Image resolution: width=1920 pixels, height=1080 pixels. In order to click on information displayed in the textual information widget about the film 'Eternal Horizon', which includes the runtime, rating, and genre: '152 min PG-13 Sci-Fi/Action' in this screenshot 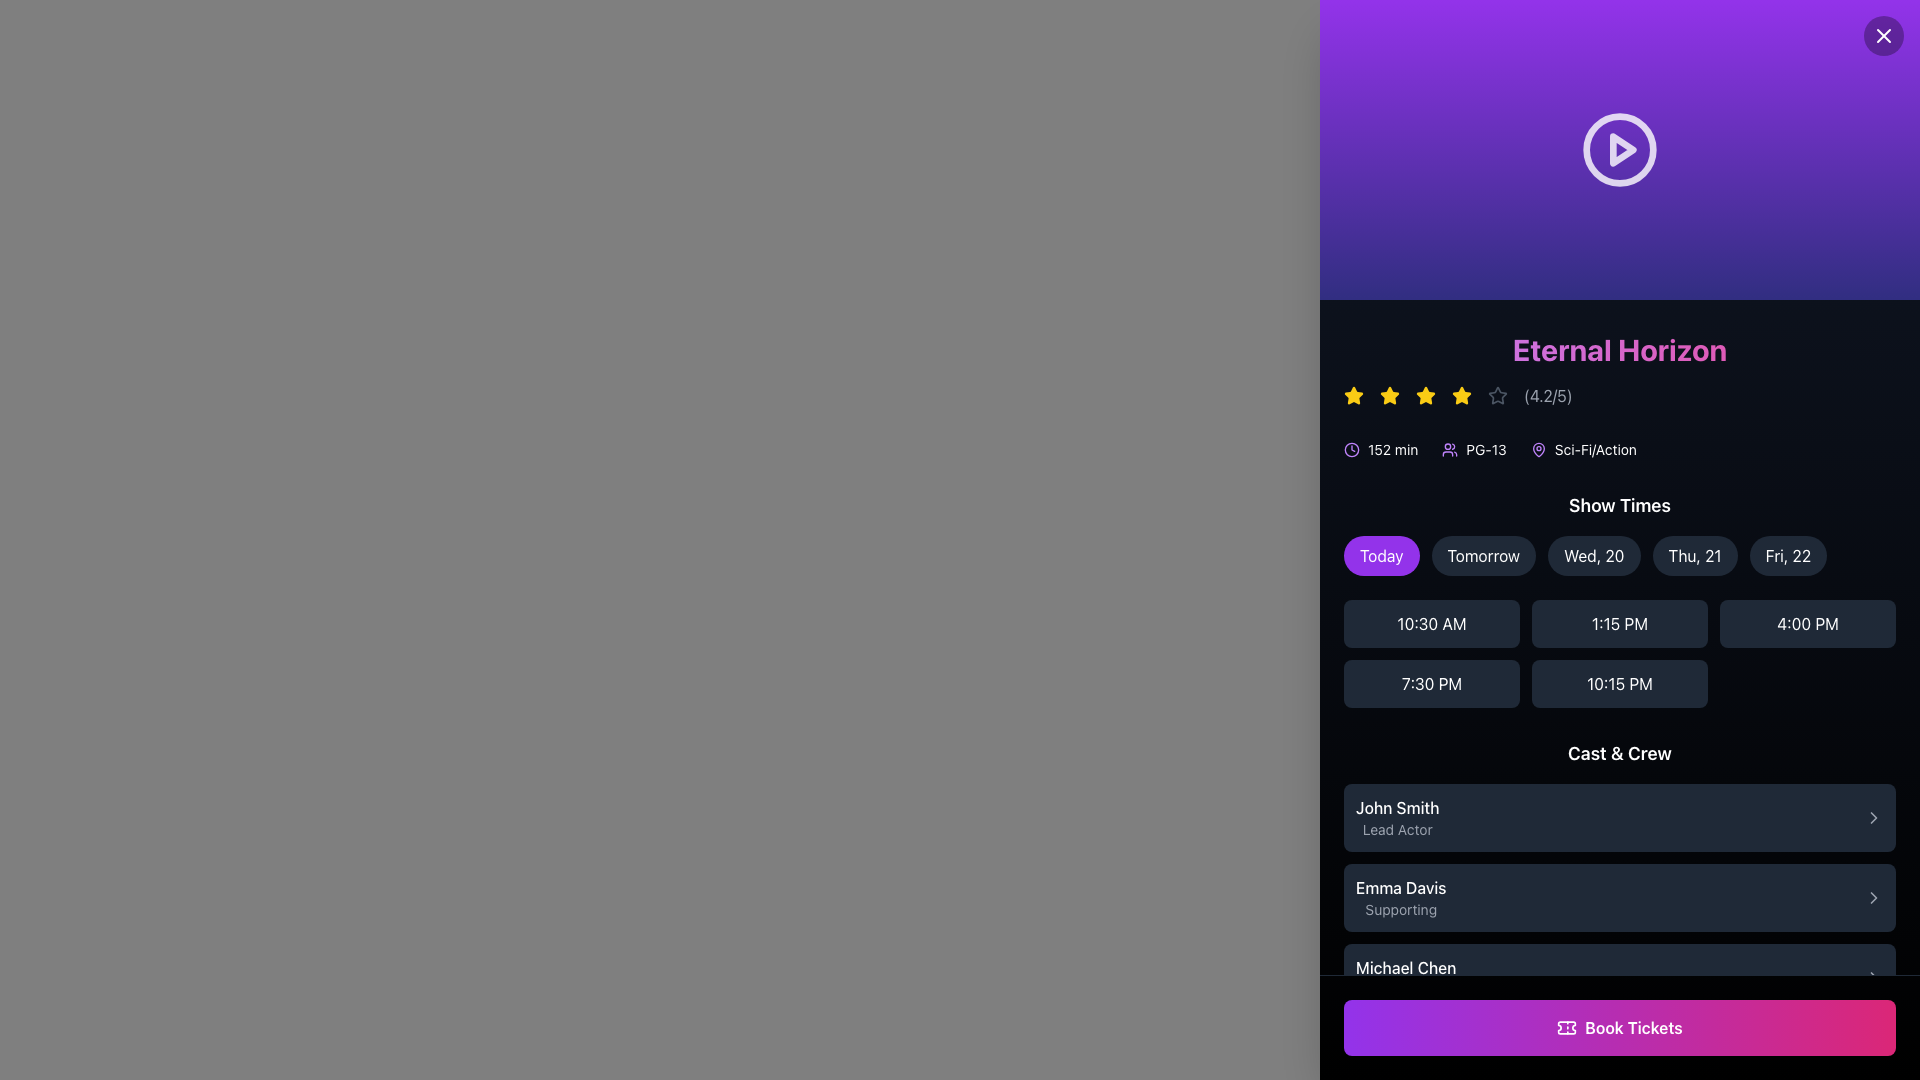, I will do `click(1620, 450)`.